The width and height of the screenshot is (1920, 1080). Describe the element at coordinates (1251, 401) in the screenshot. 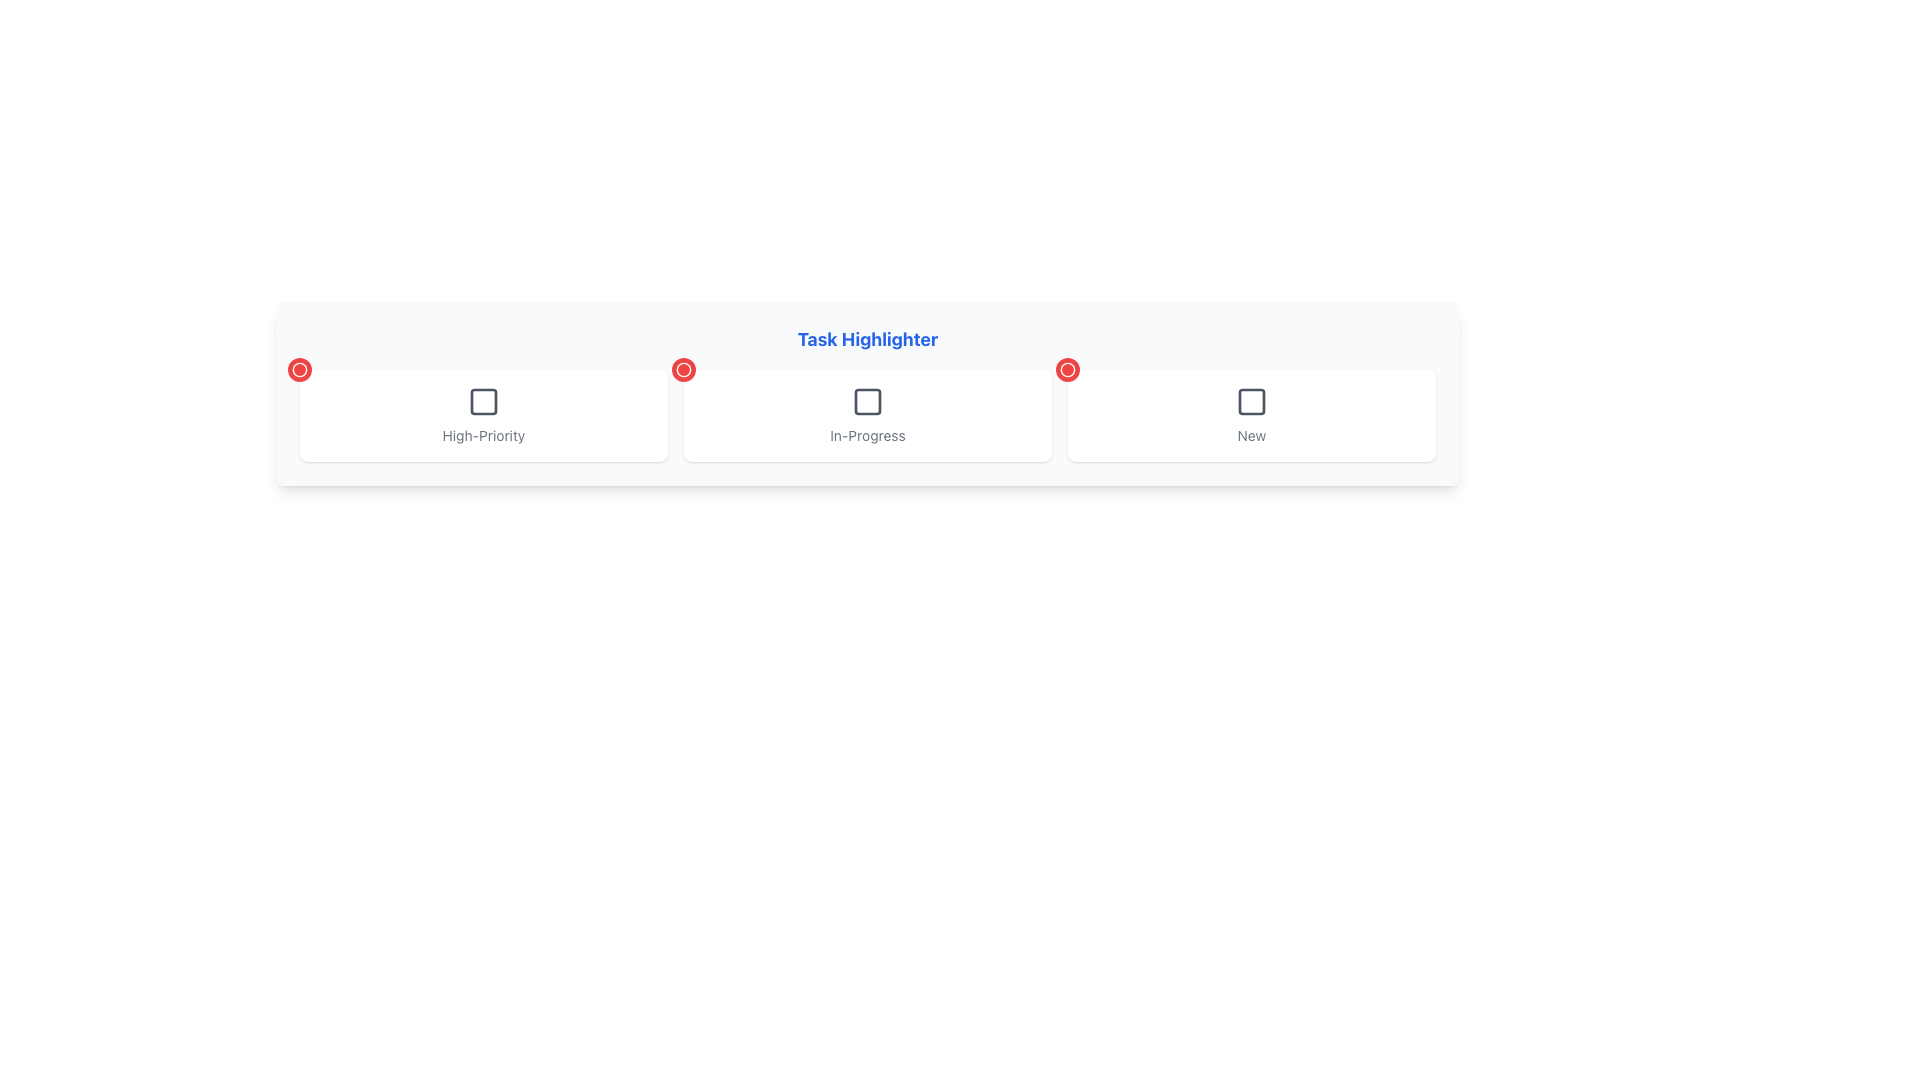

I see `the square-shaped icon with a hollow center and rounded corners, located in the rightmost card labeled 'New'` at that location.